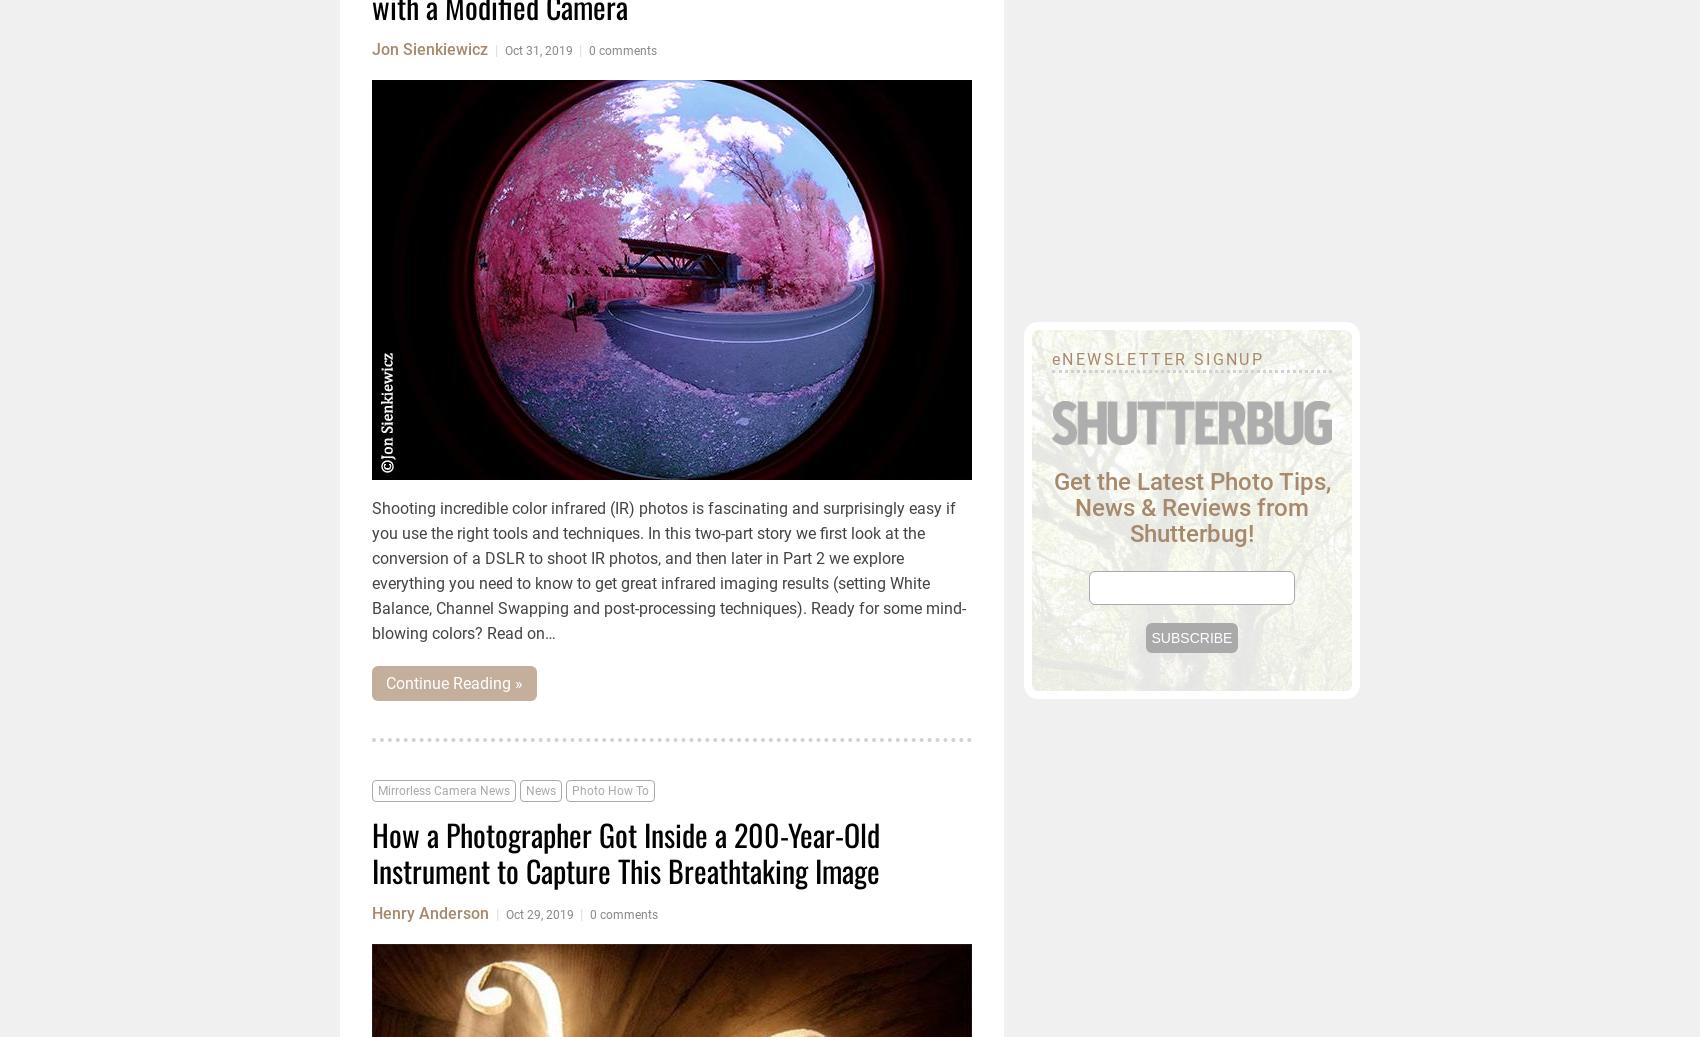 The image size is (1700, 1037). Describe the element at coordinates (609, 791) in the screenshot. I see `'Photo How To'` at that location.